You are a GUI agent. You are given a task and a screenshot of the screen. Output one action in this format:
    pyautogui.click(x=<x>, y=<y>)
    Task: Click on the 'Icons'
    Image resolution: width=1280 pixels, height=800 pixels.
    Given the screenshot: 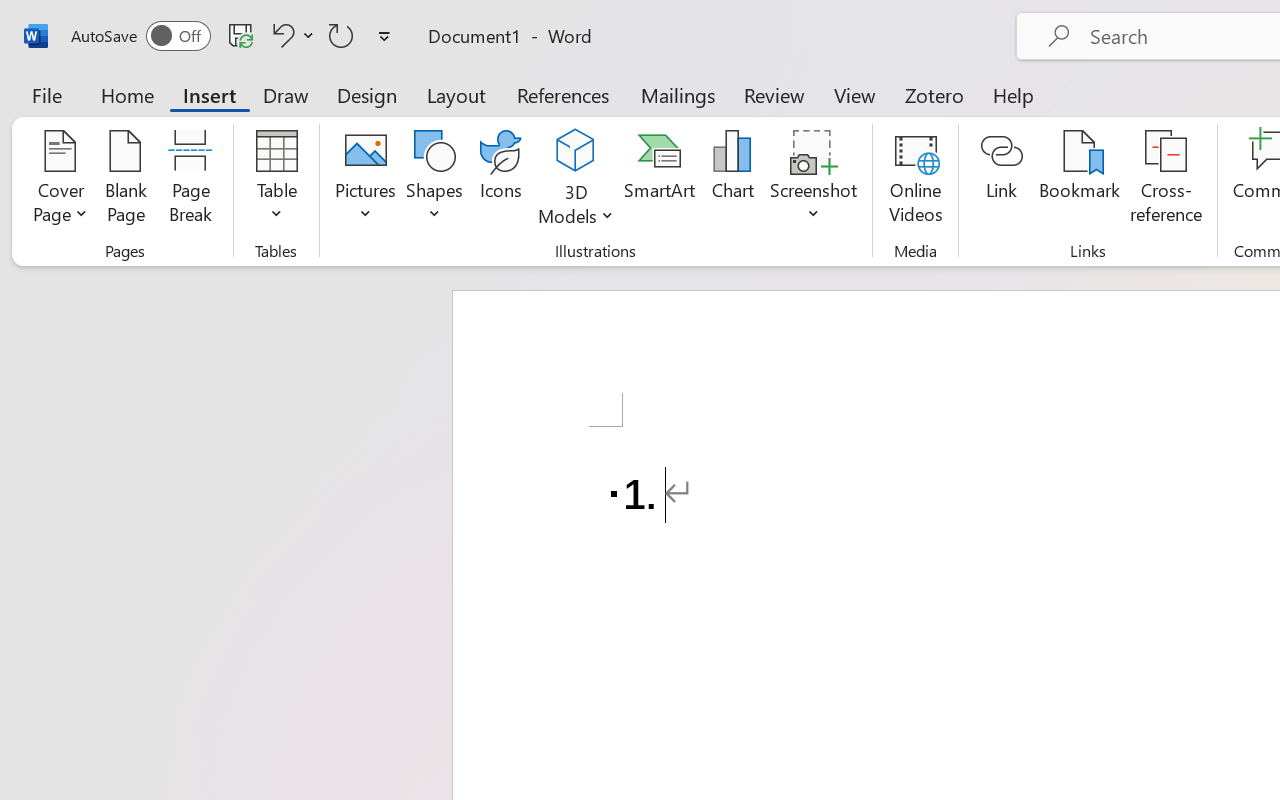 What is the action you would take?
    pyautogui.click(x=501, y=179)
    